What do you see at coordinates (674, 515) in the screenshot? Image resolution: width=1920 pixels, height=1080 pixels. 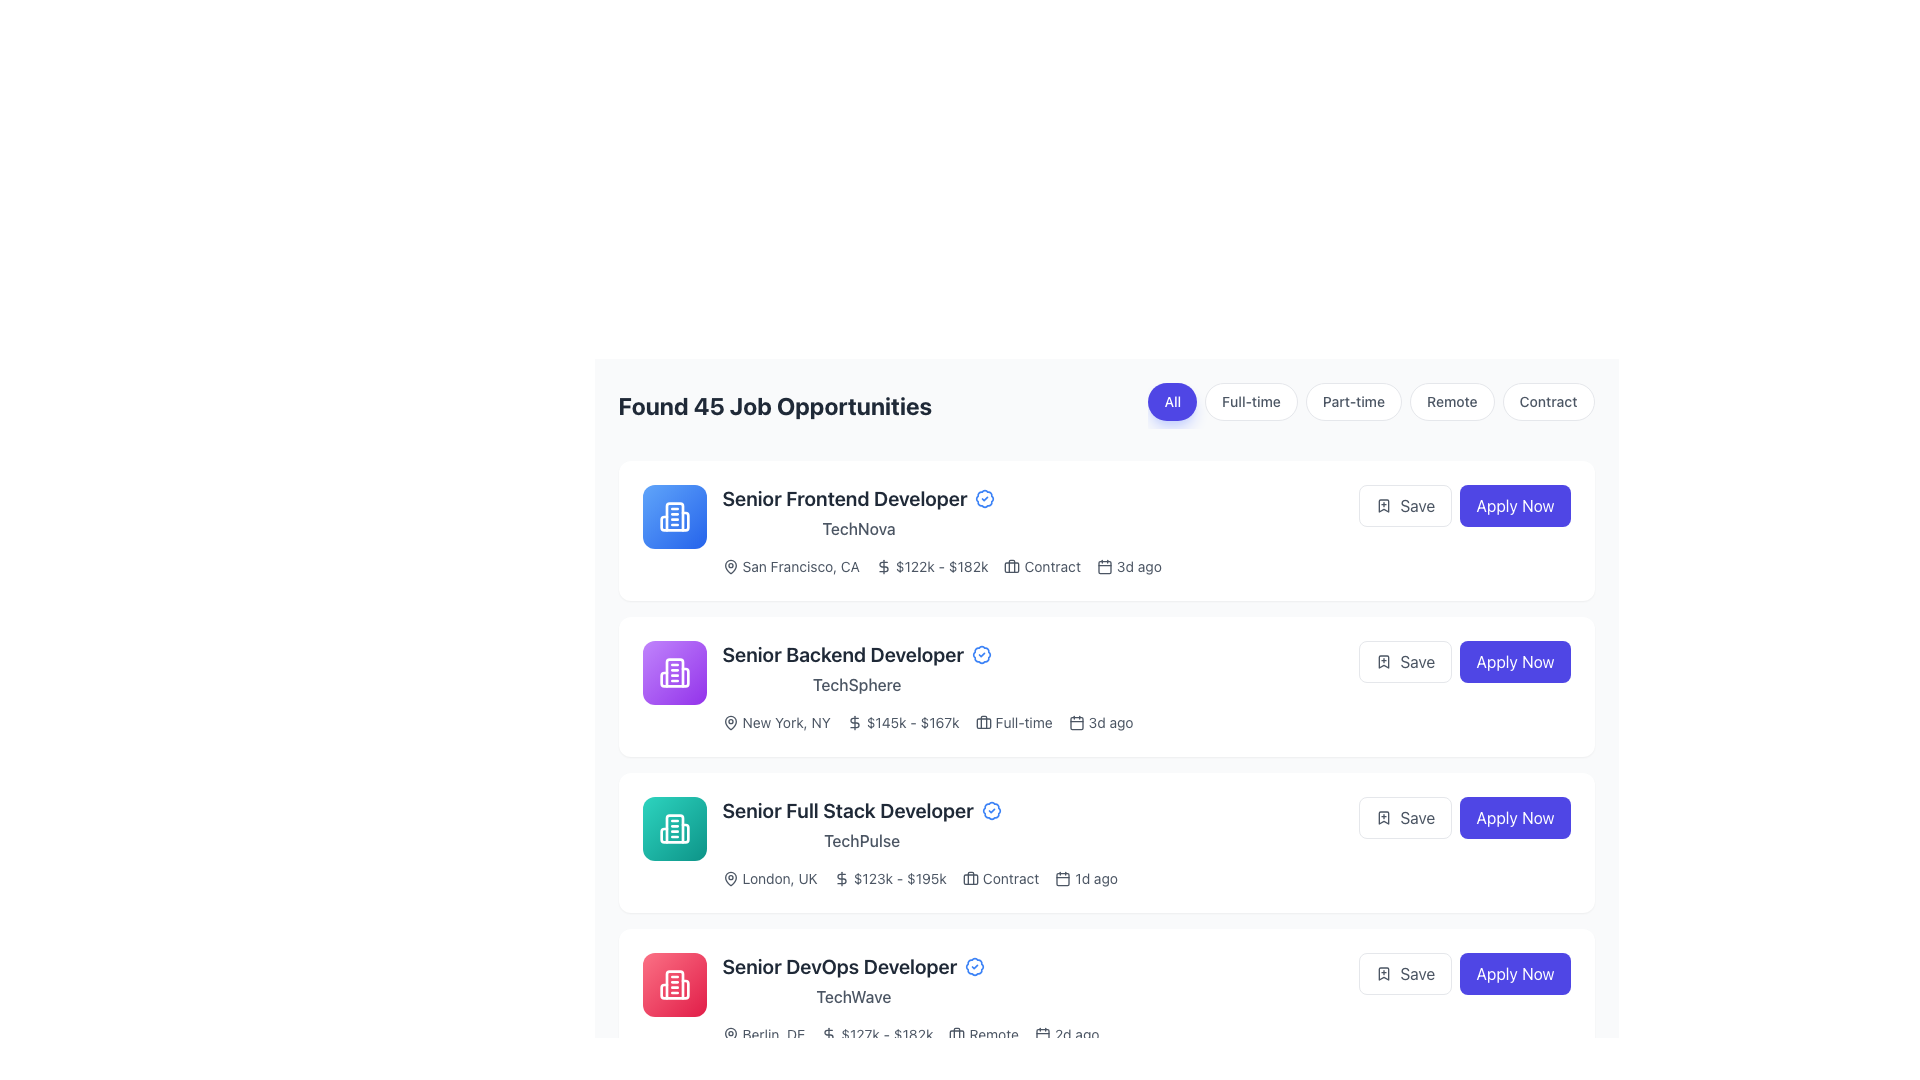 I see `the square icon with rounded corners and a gradient background transitioning from blue to blue-violet, featuring a simplified building-like icon design in white, located next to the job title for 'Senior Frontend Developer'` at bounding box center [674, 515].